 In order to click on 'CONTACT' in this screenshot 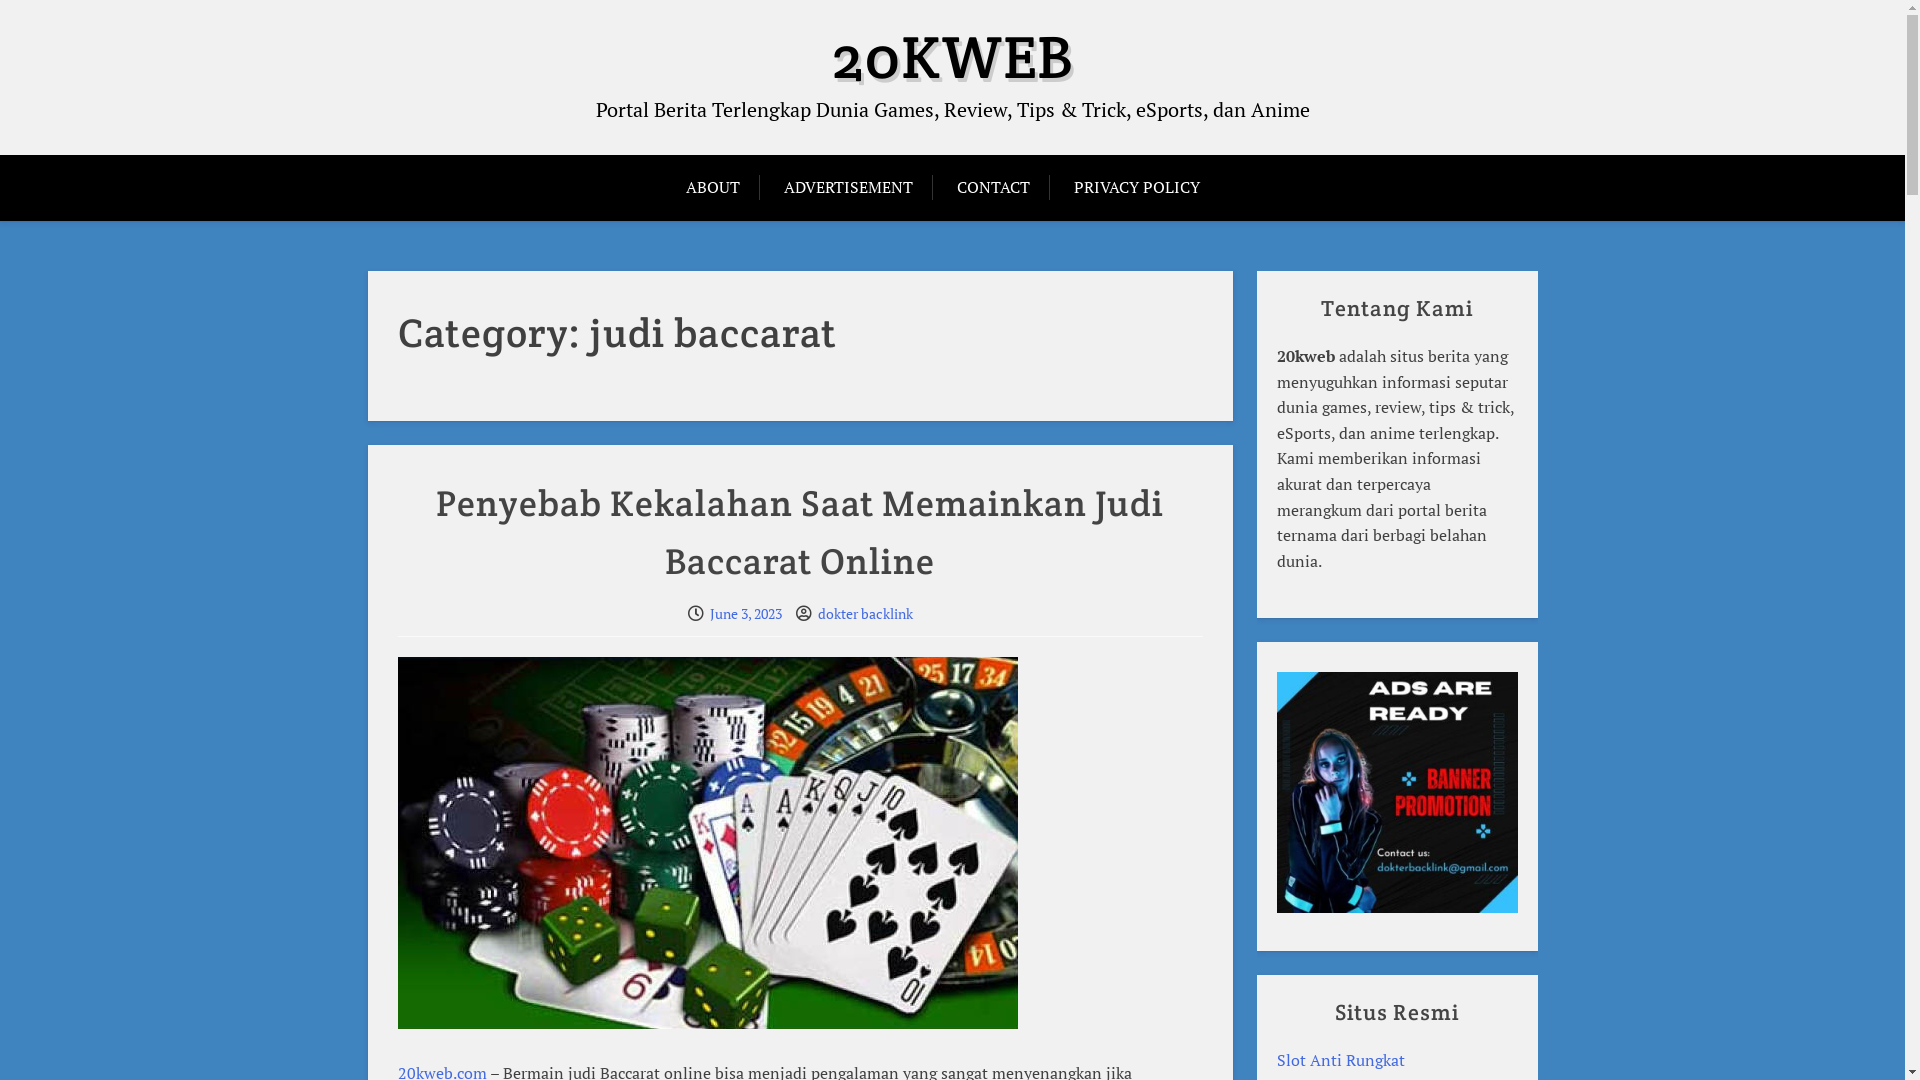, I will do `click(992, 188)`.